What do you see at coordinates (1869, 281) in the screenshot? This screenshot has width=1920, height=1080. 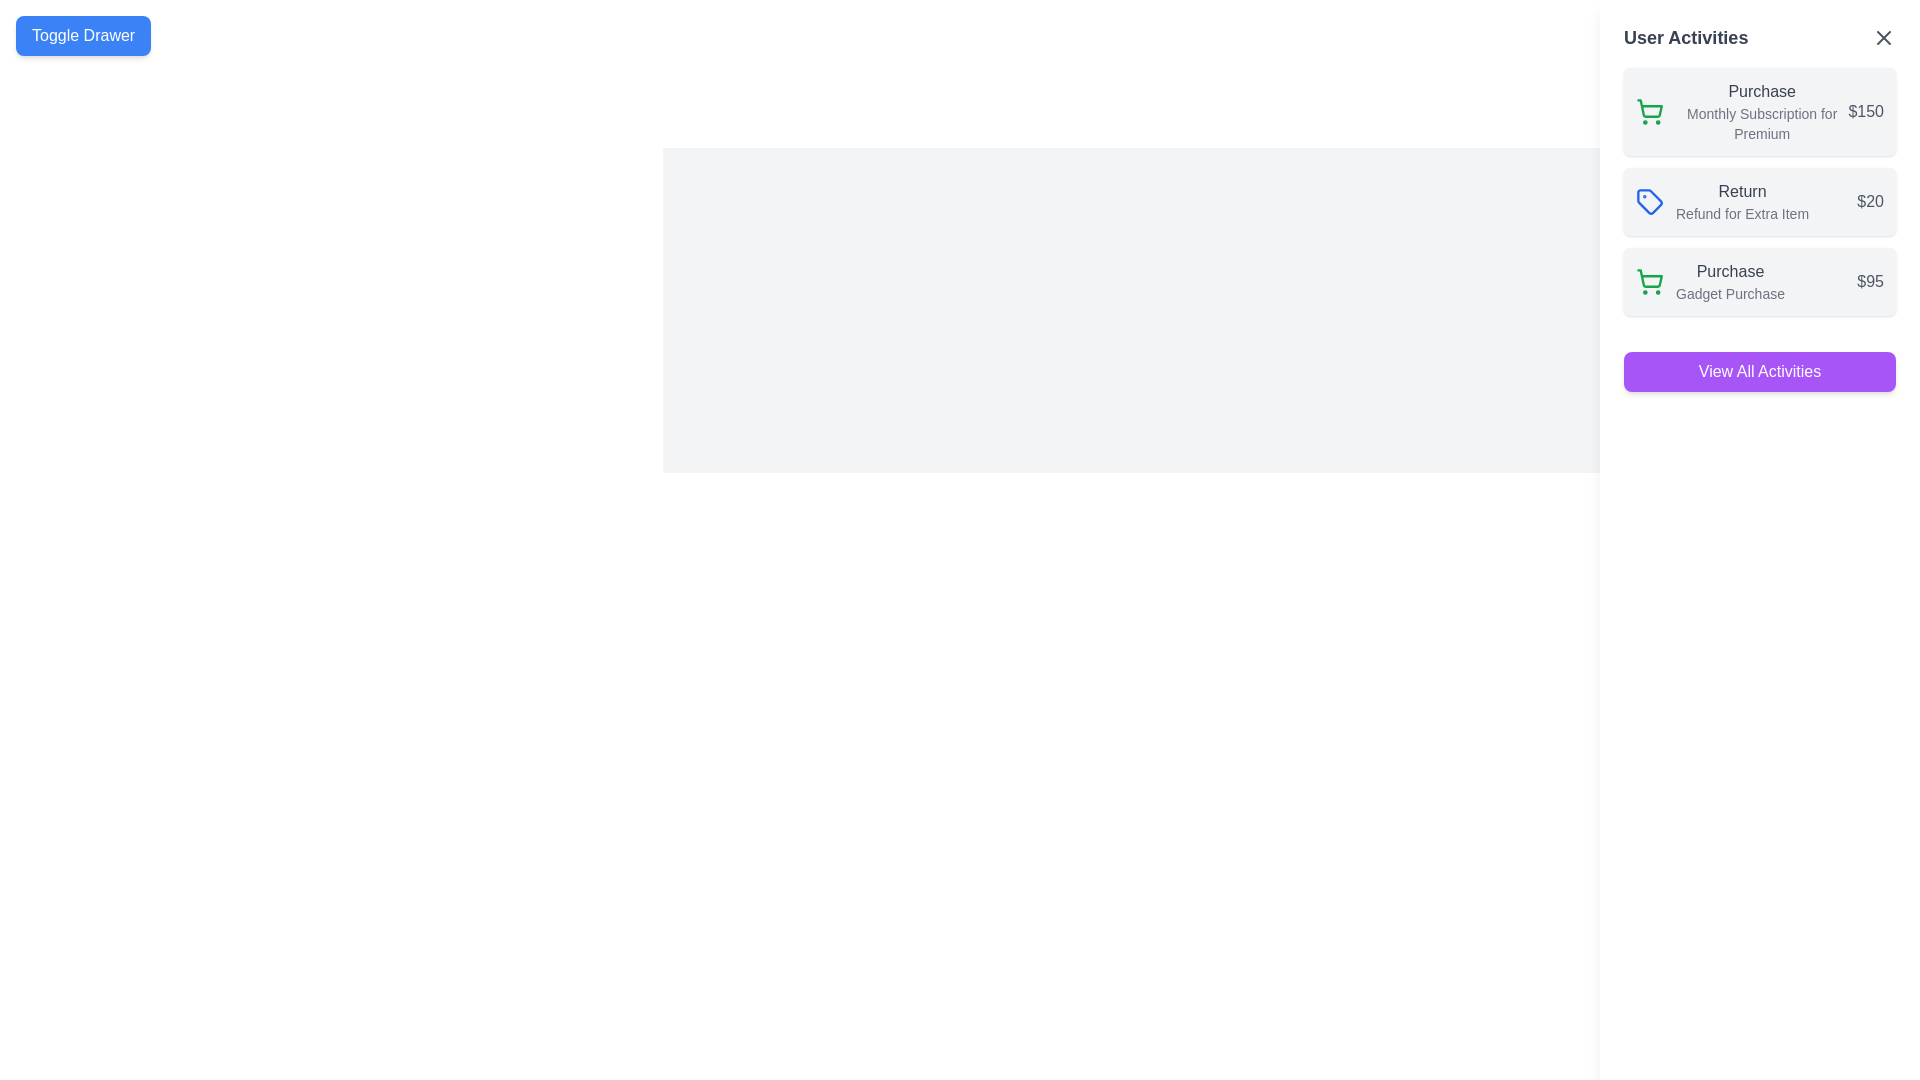 I see `the static text label that displays the price or cost of a specific item, located to the right of the 'Gadget Purchase' description` at bounding box center [1869, 281].